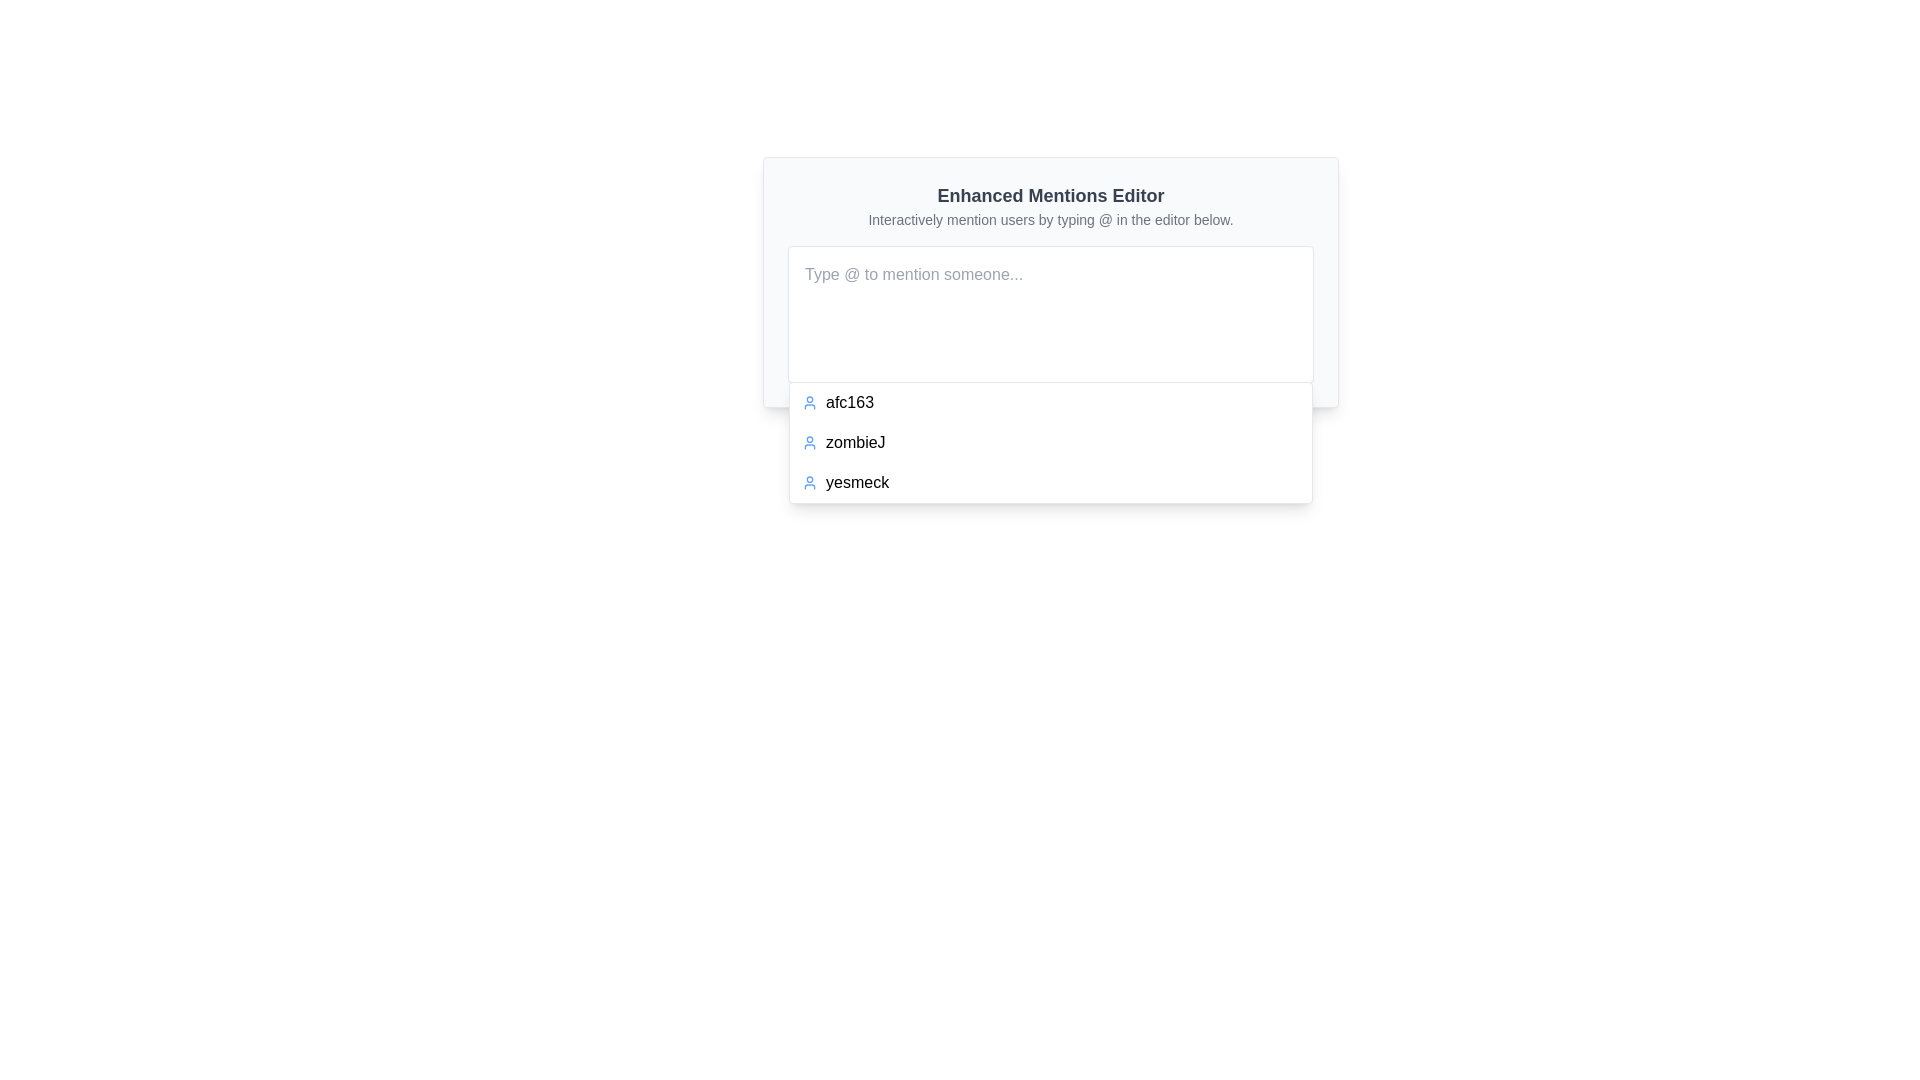 Image resolution: width=1920 pixels, height=1080 pixels. What do you see at coordinates (1050, 219) in the screenshot?
I see `the static text label that instructs to 'Interactively mention users by typing @ in the editor below.' located below the header 'Enhanced Mentions Editor'` at bounding box center [1050, 219].